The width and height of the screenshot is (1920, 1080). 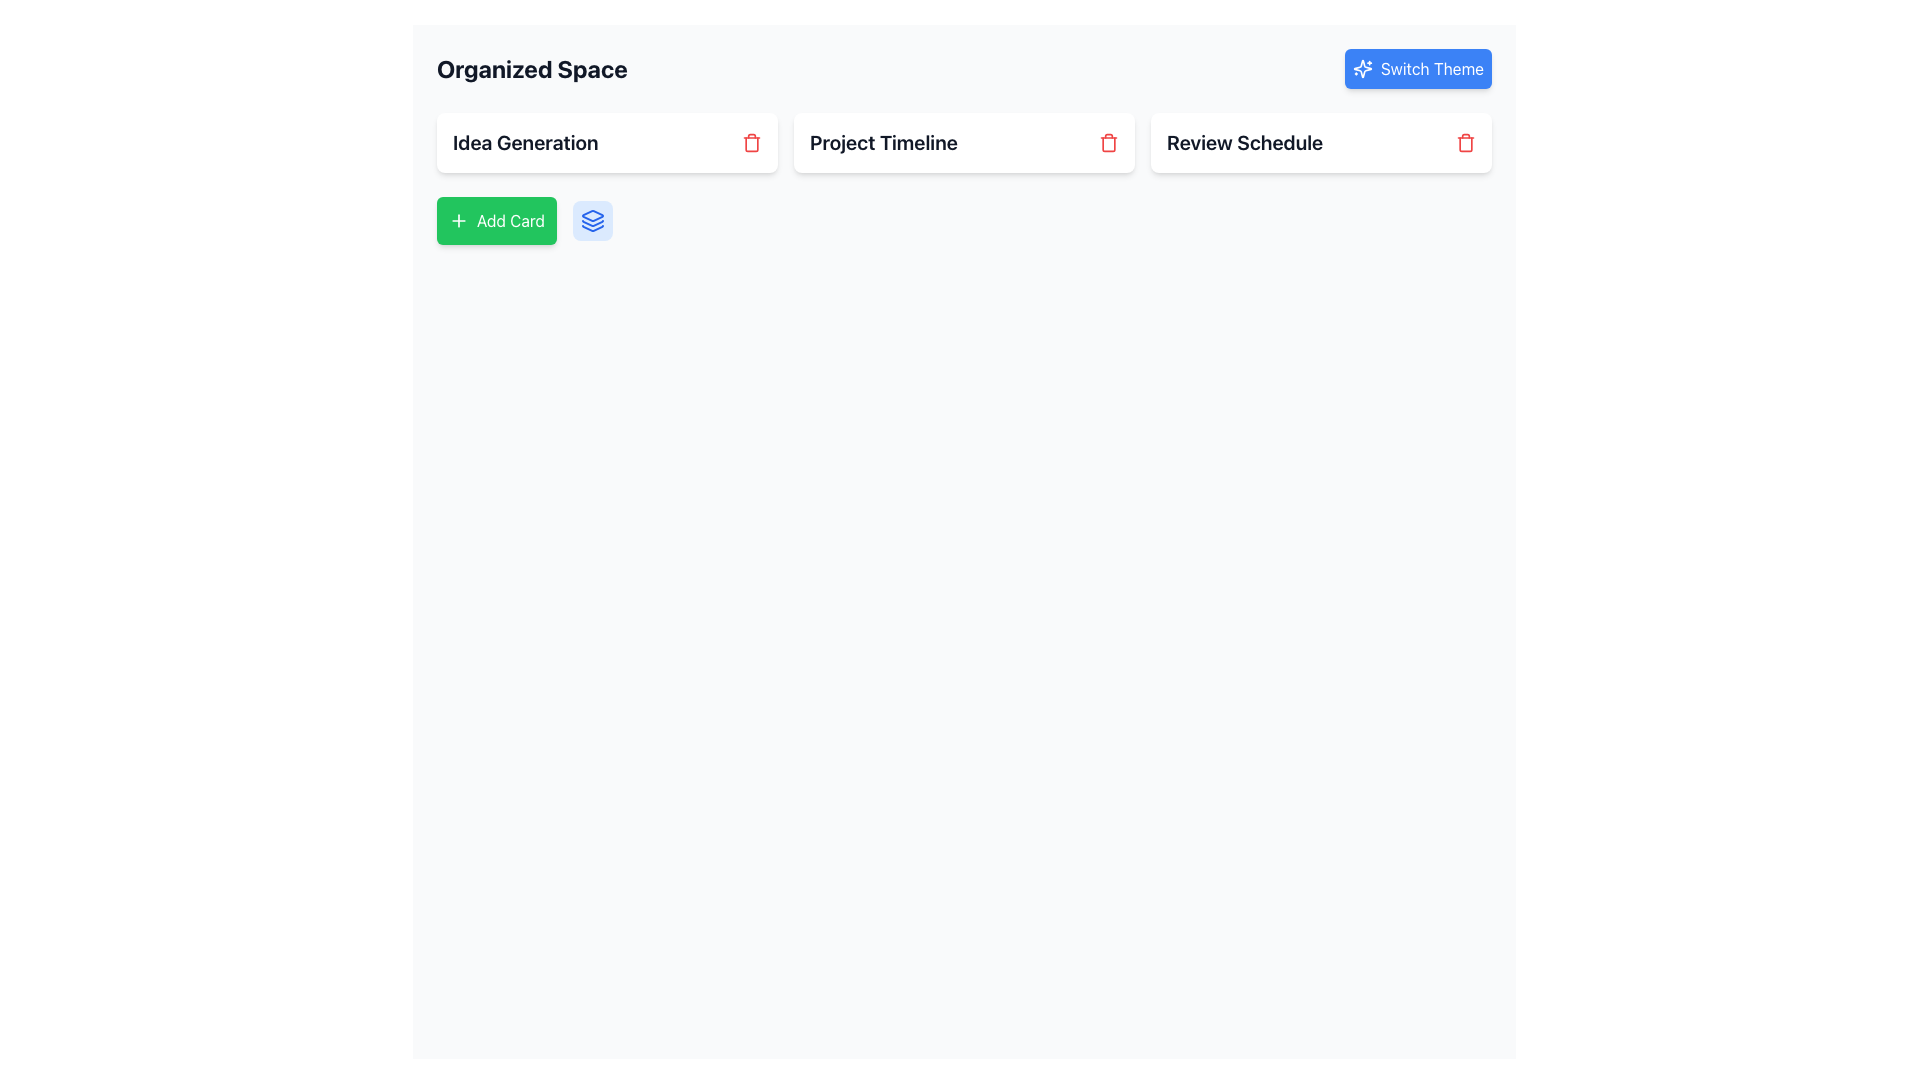 What do you see at coordinates (591, 220) in the screenshot?
I see `the layering or stack-related icon located directly to the right of the green 'Add Card' button in the 'Organized Space' section` at bounding box center [591, 220].